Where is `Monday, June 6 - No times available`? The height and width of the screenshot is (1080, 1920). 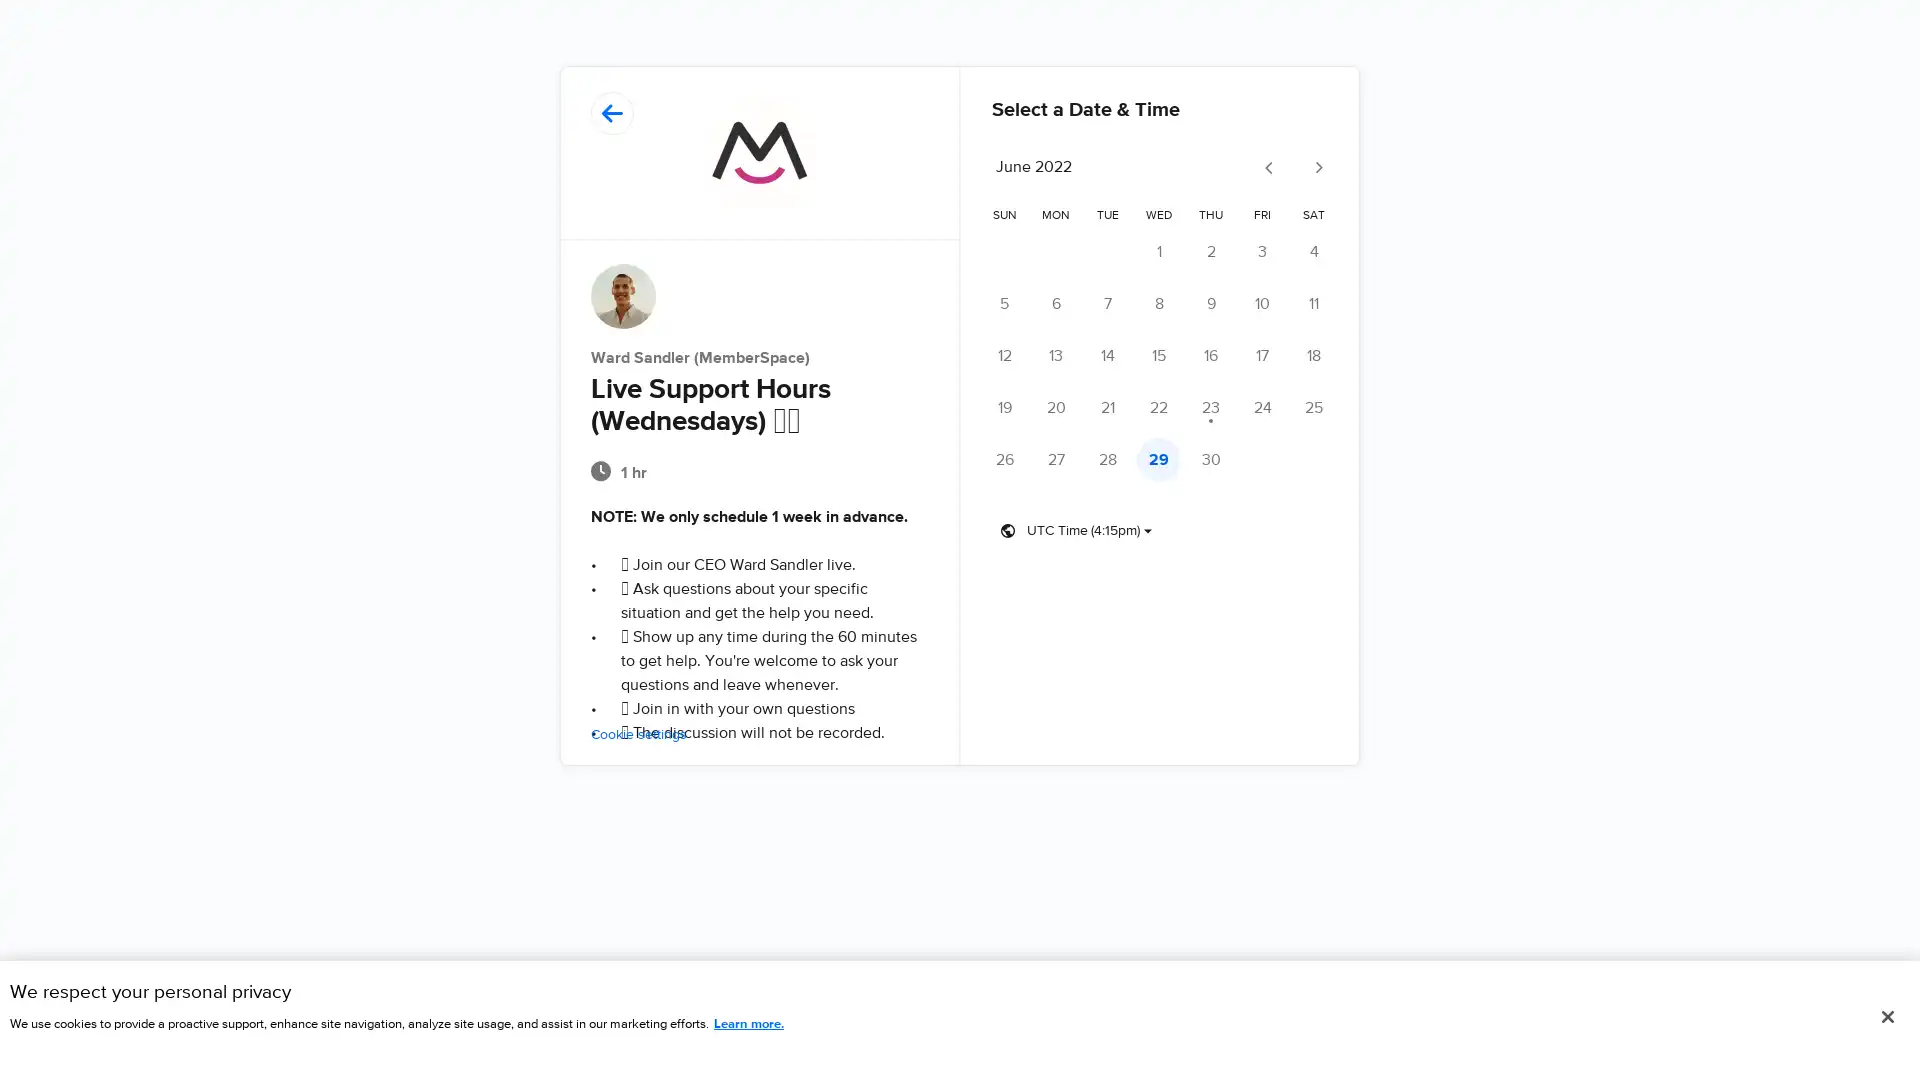 Monday, June 6 - No times available is located at coordinates (1055, 304).